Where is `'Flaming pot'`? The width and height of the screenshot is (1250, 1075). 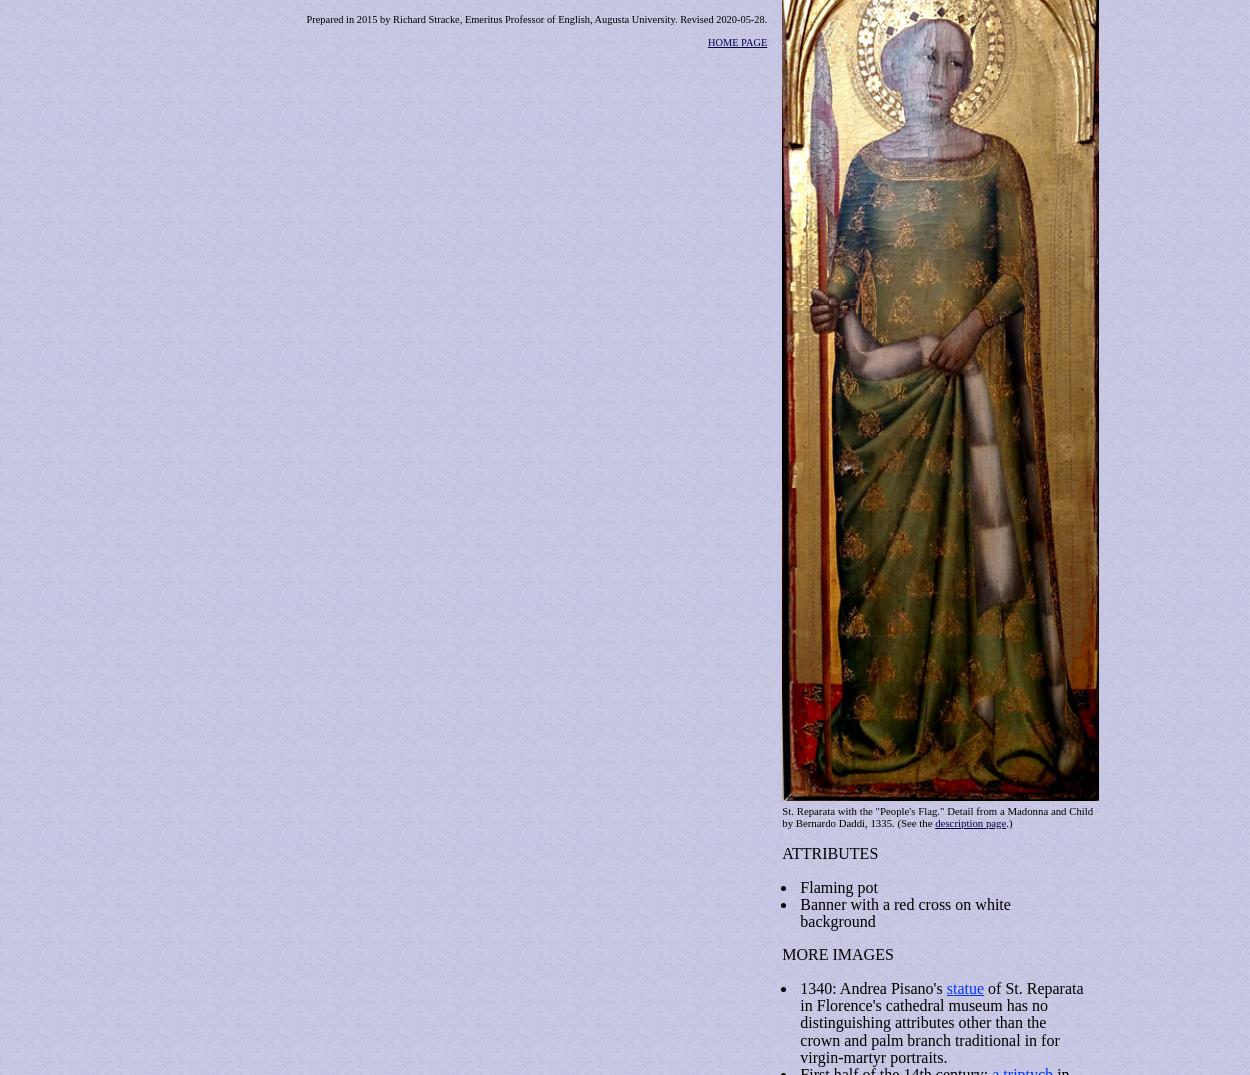
'Flaming pot' is located at coordinates (838, 885).